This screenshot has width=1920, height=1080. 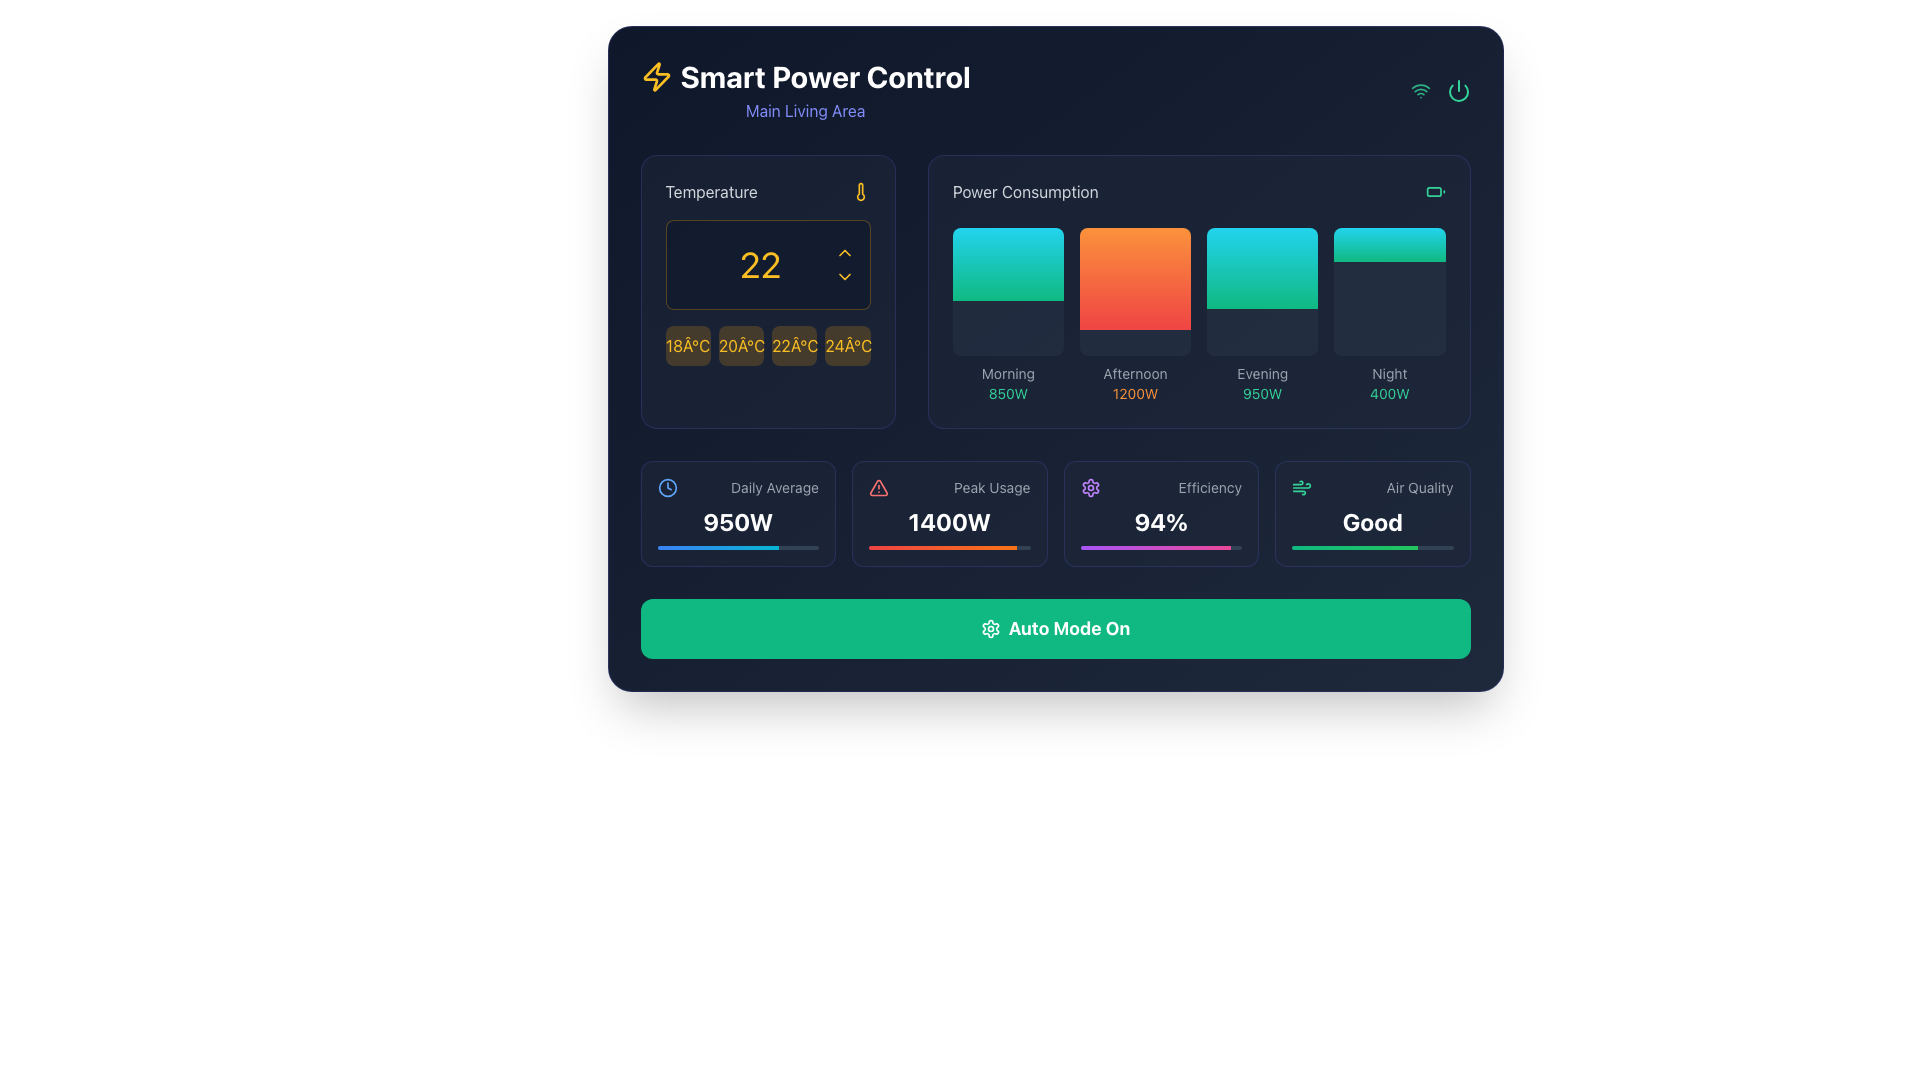 What do you see at coordinates (737, 520) in the screenshot?
I see `value displayed in the Text element that shows the daily average power consumption in watts (W), located under the 'Daily Average' section and centered within its card` at bounding box center [737, 520].